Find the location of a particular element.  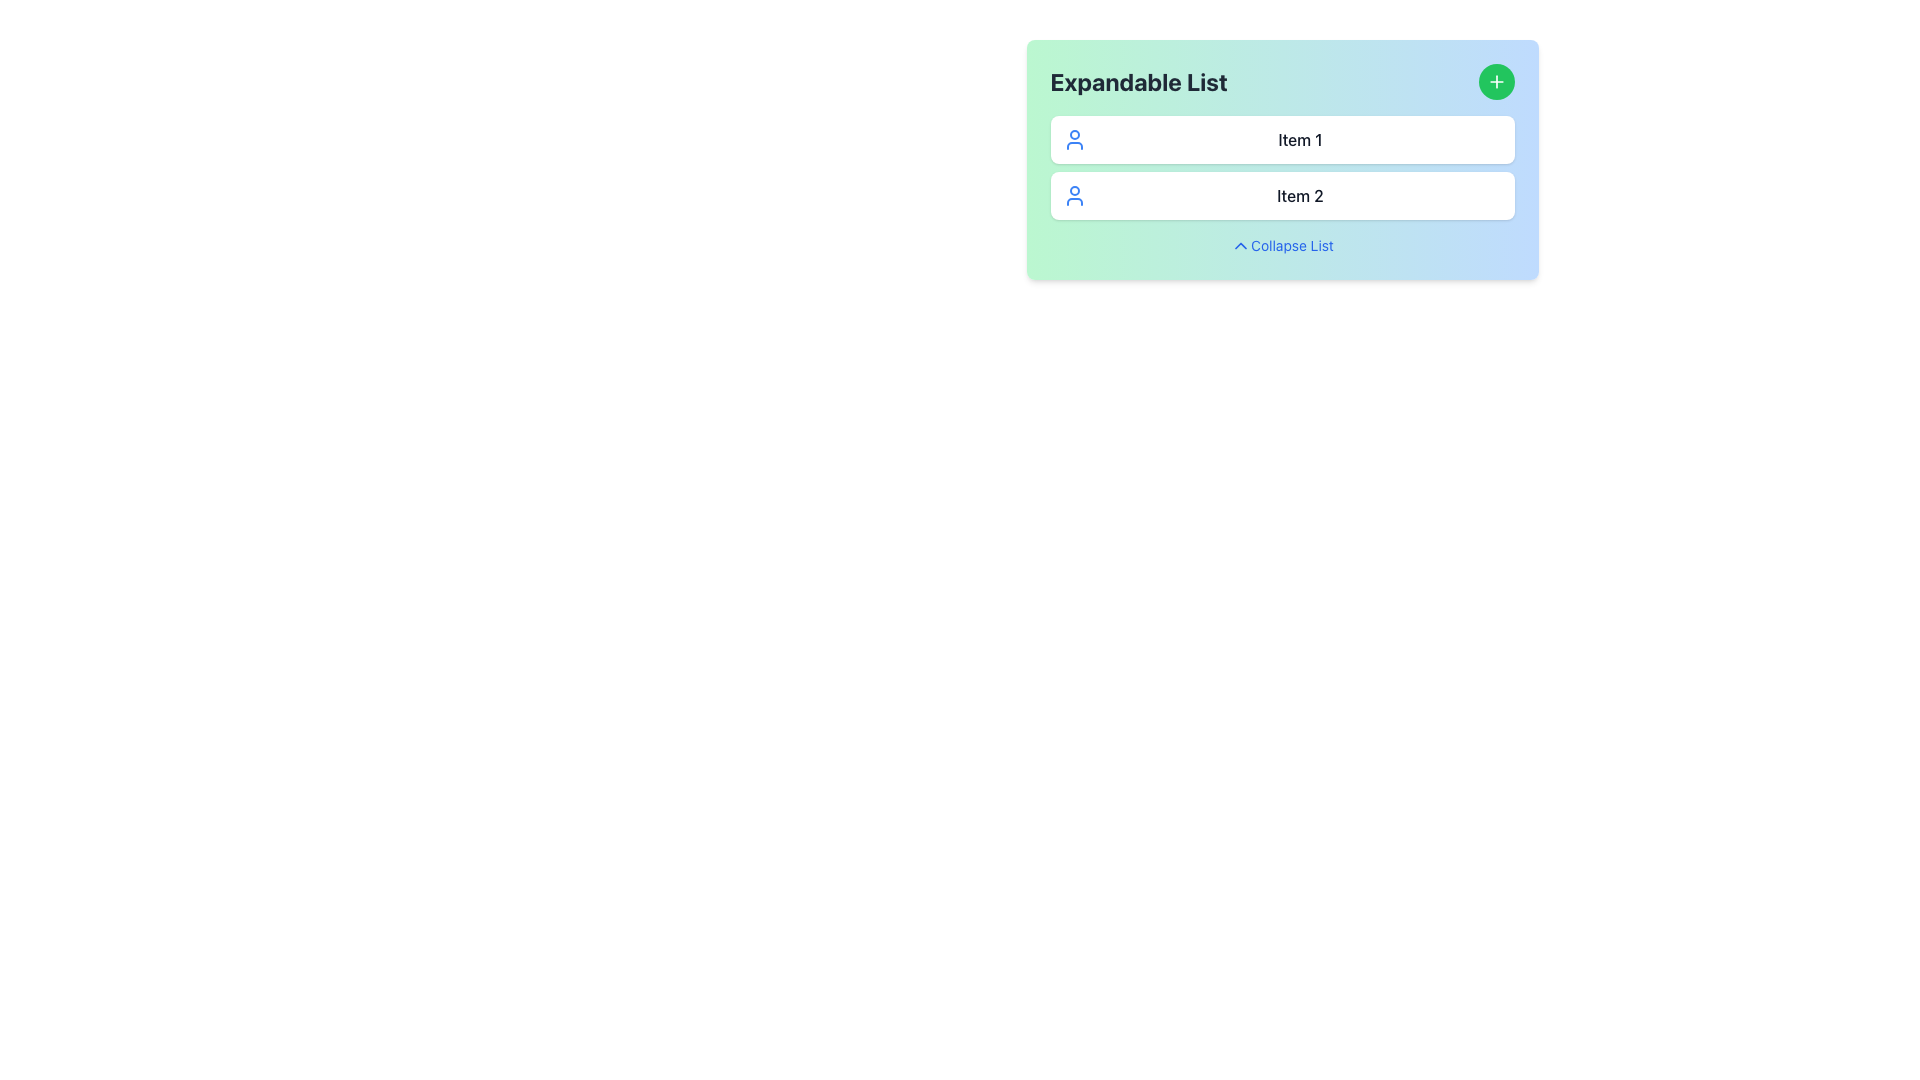

the Text Label that identifies an item in a list, located within a white, shadowed card with rounded corners is located at coordinates (1300, 138).